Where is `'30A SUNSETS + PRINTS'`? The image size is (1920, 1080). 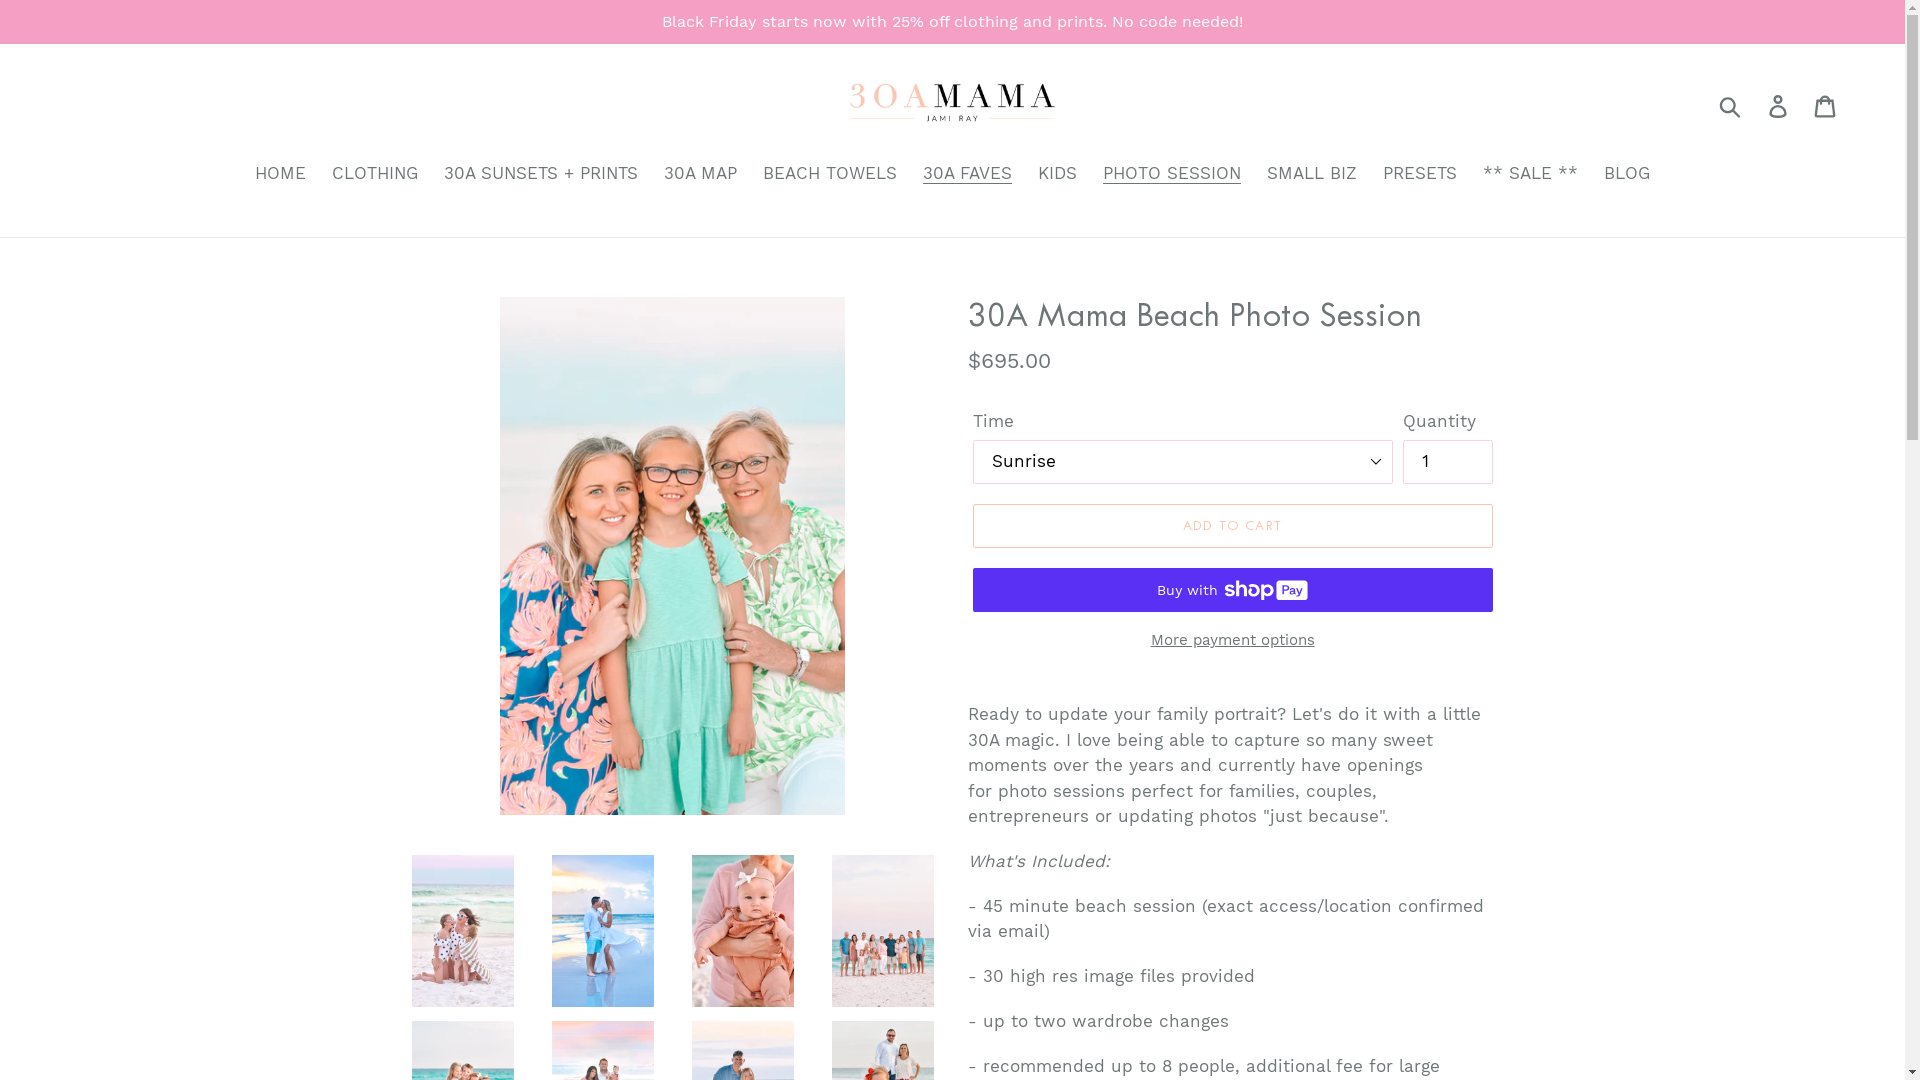
'30A SUNSETS + PRINTS' is located at coordinates (541, 174).